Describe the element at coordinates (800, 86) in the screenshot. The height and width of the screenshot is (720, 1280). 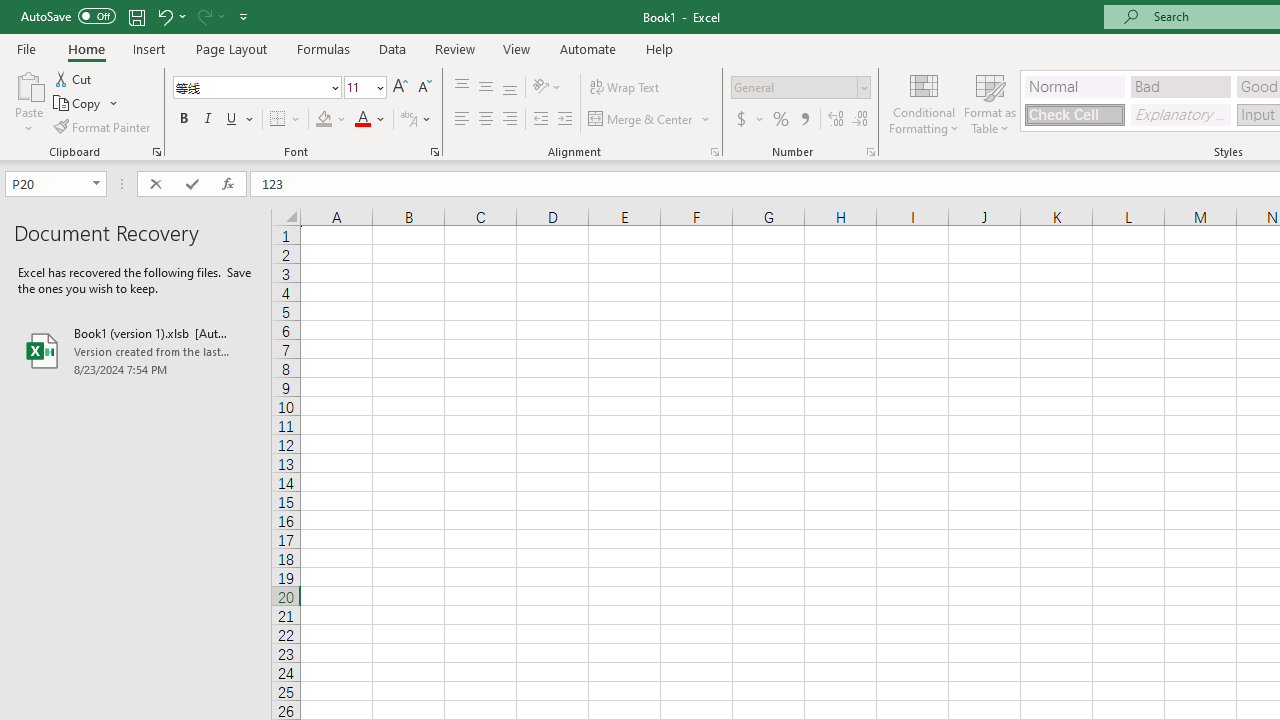
I see `'Number Format'` at that location.